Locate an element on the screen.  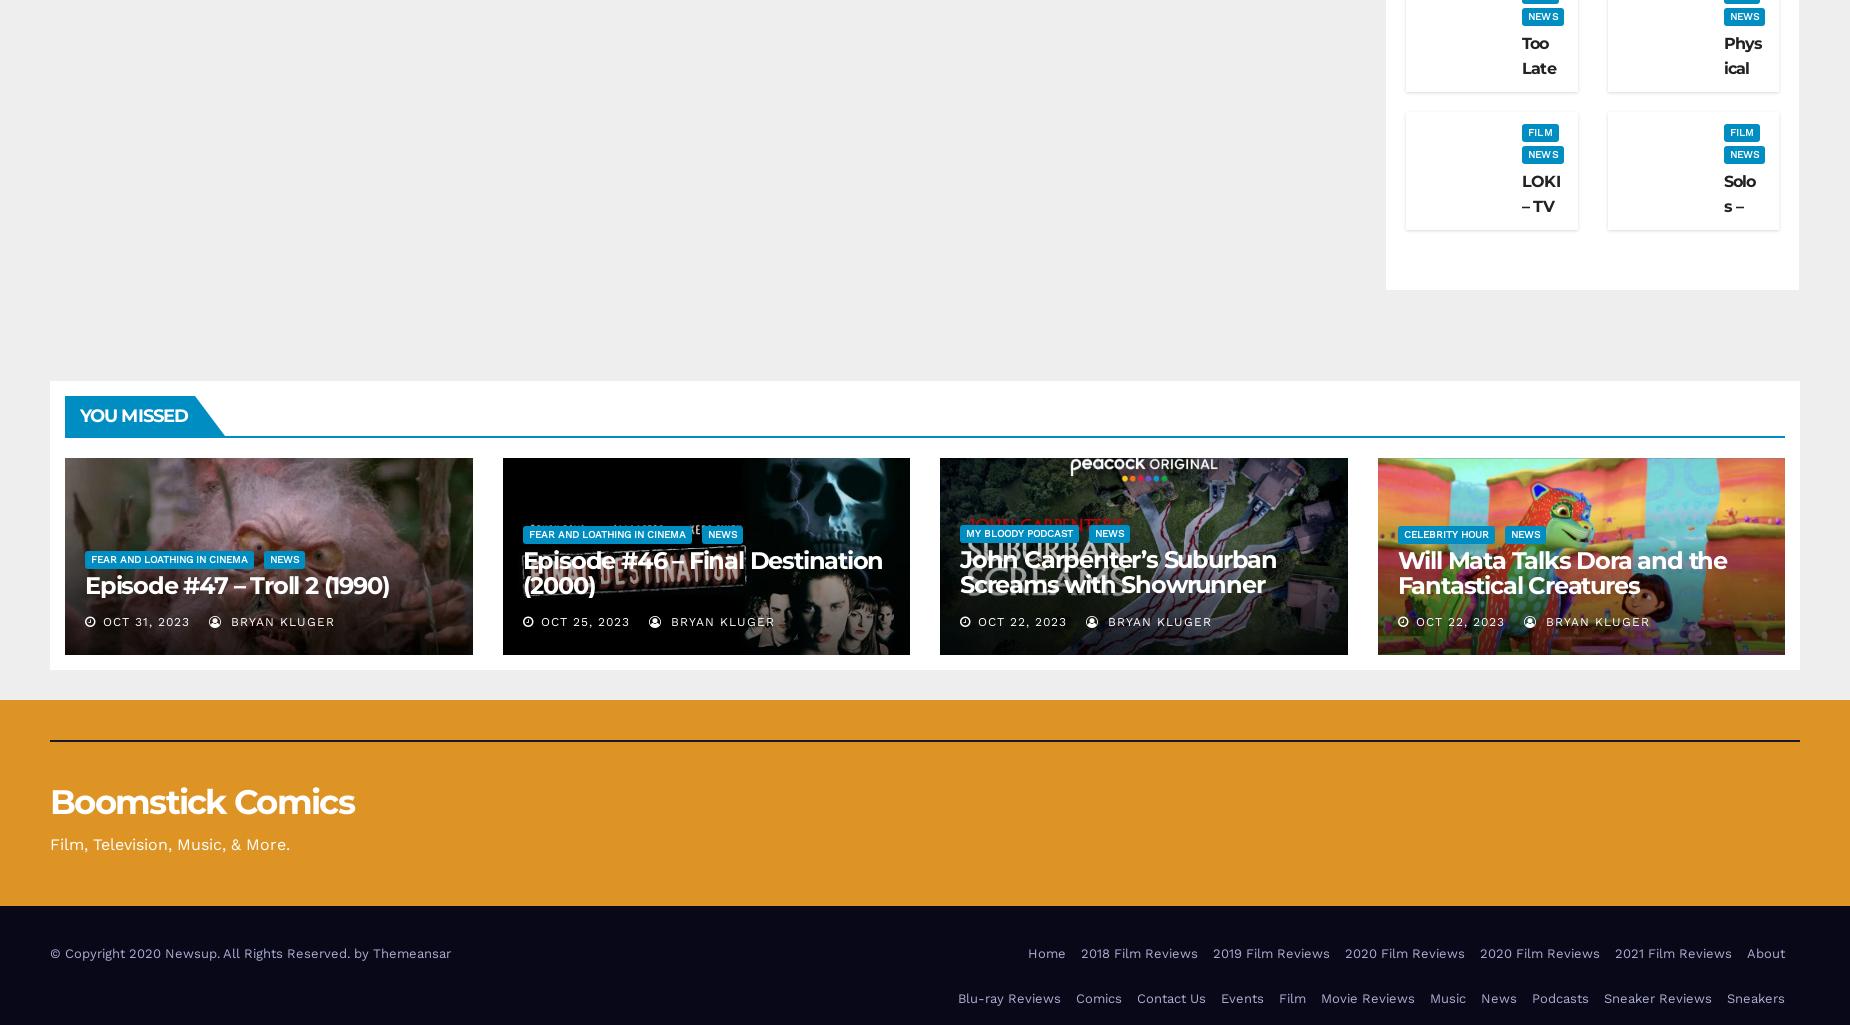
'My Bloody Podcast' is located at coordinates (1018, 532).